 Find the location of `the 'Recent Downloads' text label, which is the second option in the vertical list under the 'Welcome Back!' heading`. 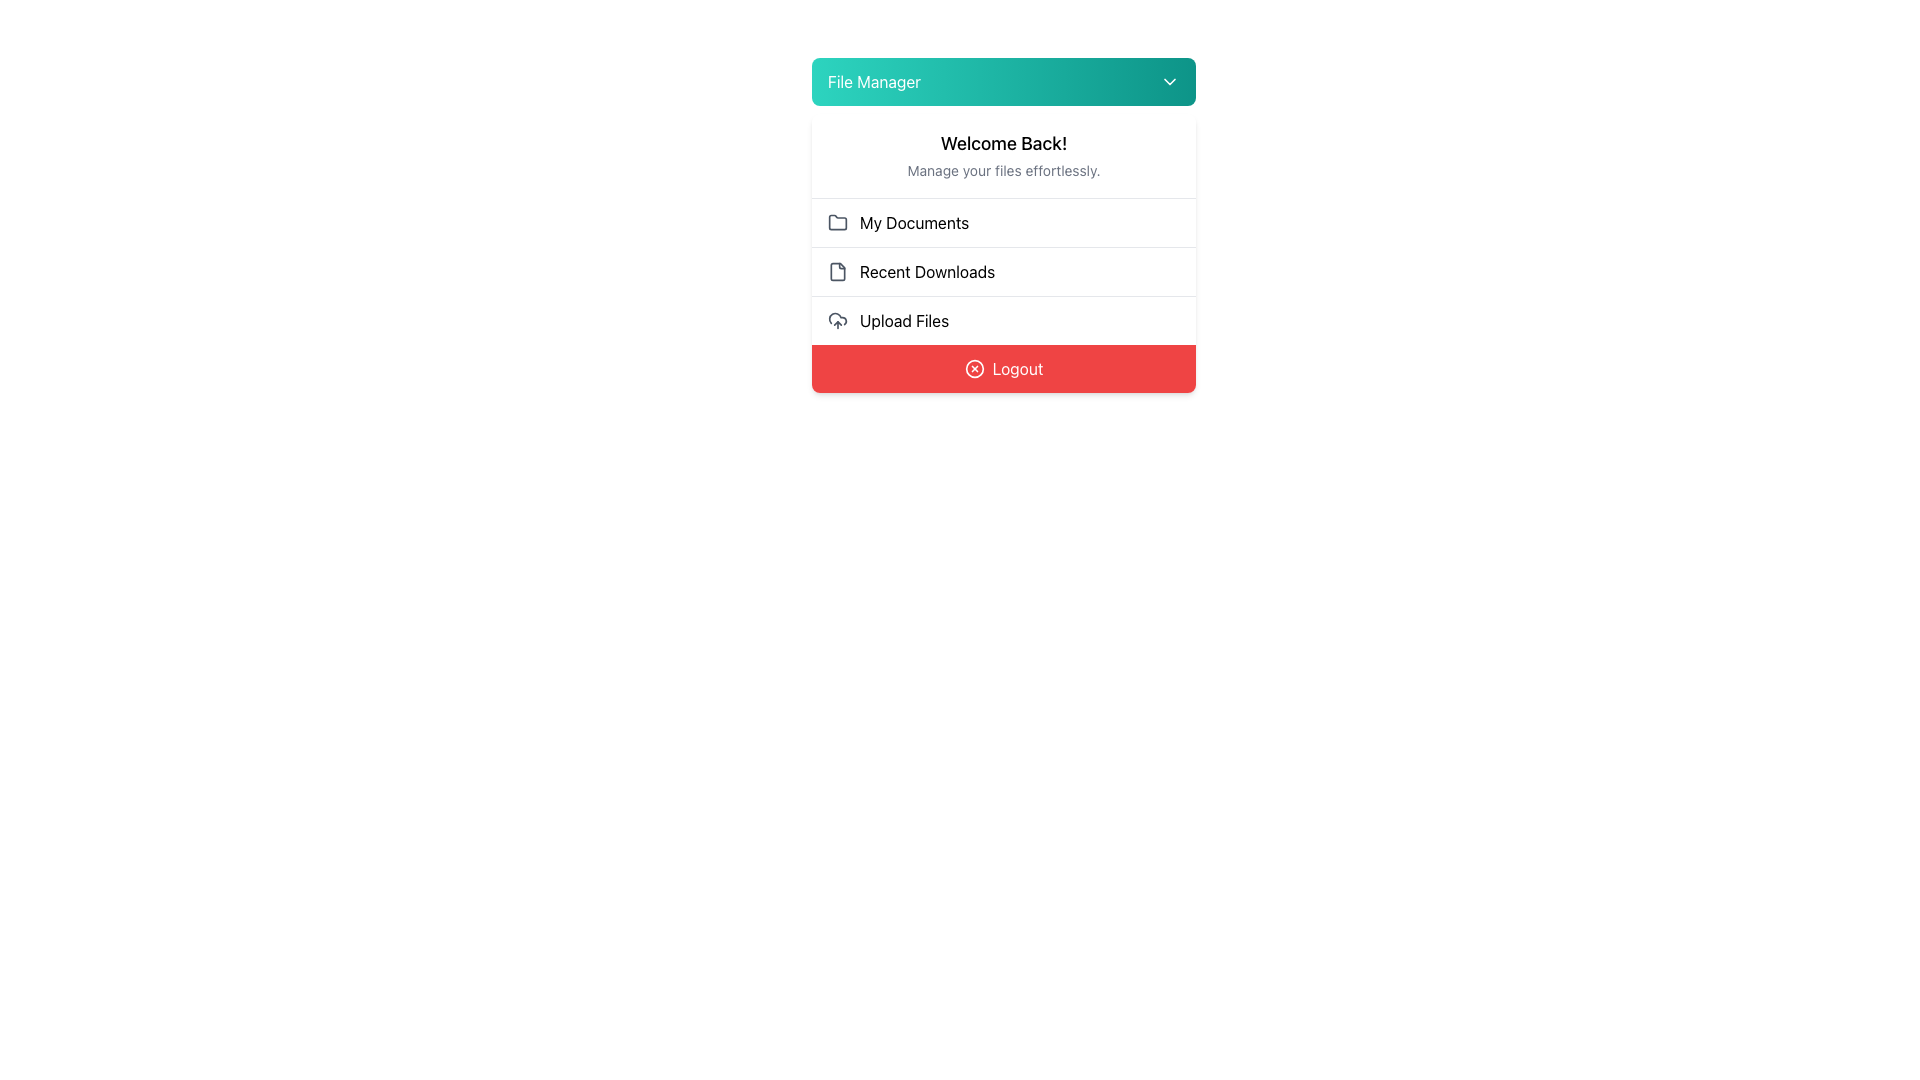

the 'Recent Downloads' text label, which is the second option in the vertical list under the 'Welcome Back!' heading is located at coordinates (926, 272).